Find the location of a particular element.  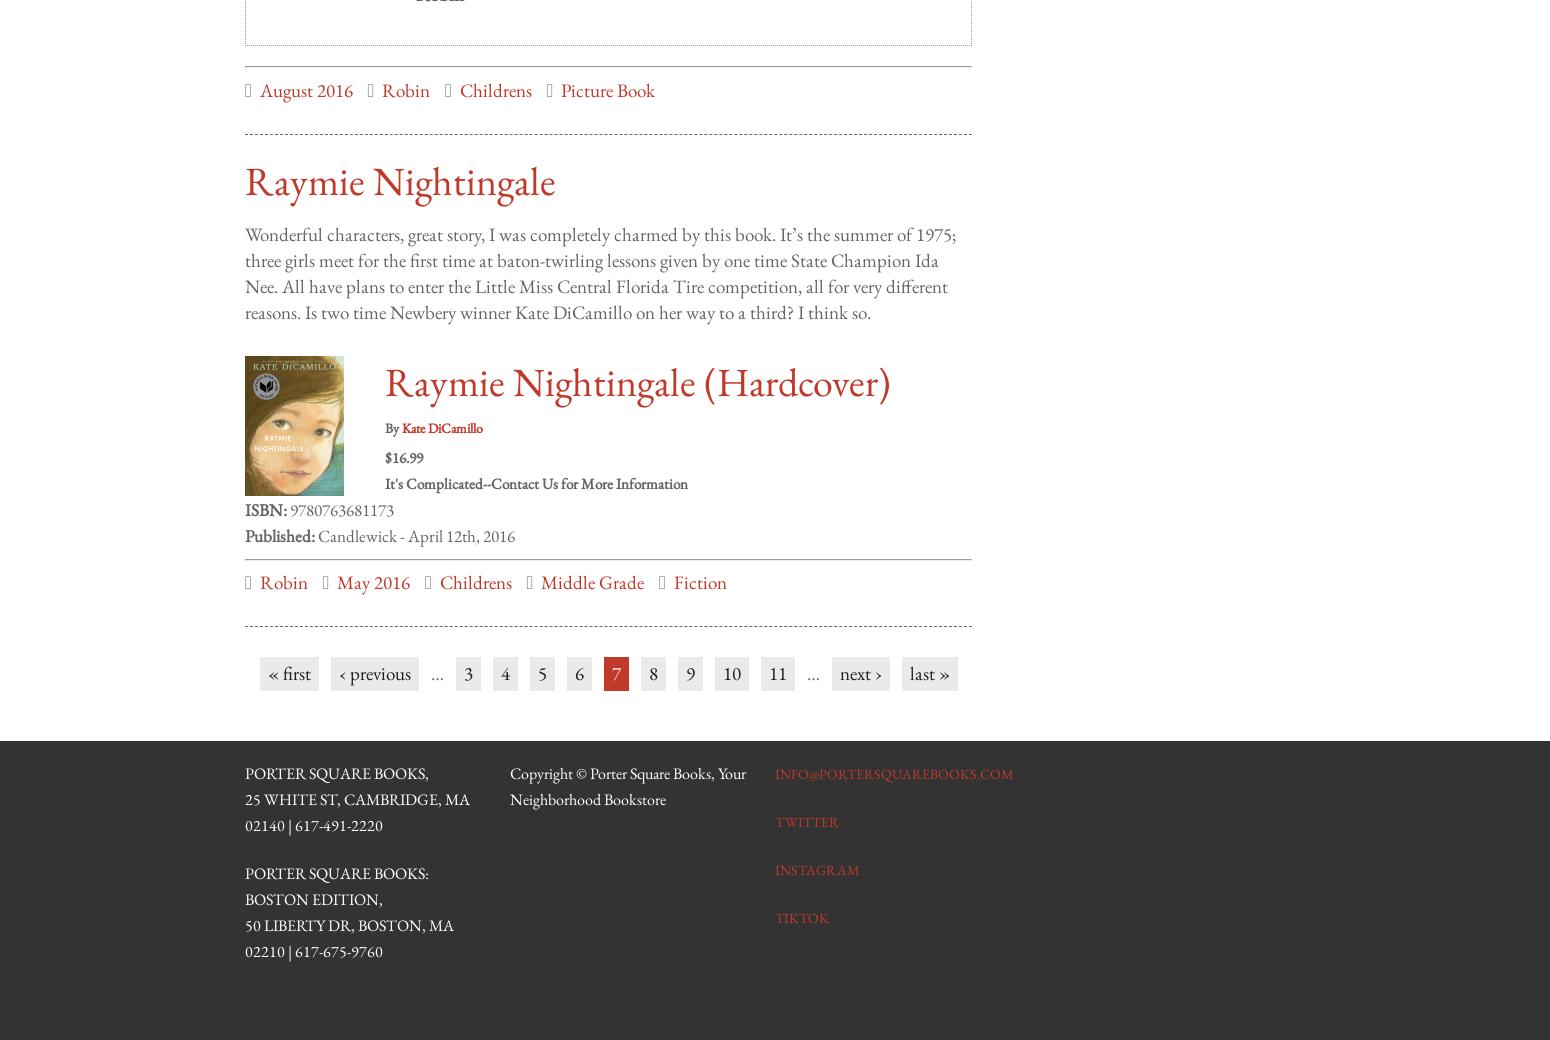

'Fiction' is located at coordinates (672, 561).